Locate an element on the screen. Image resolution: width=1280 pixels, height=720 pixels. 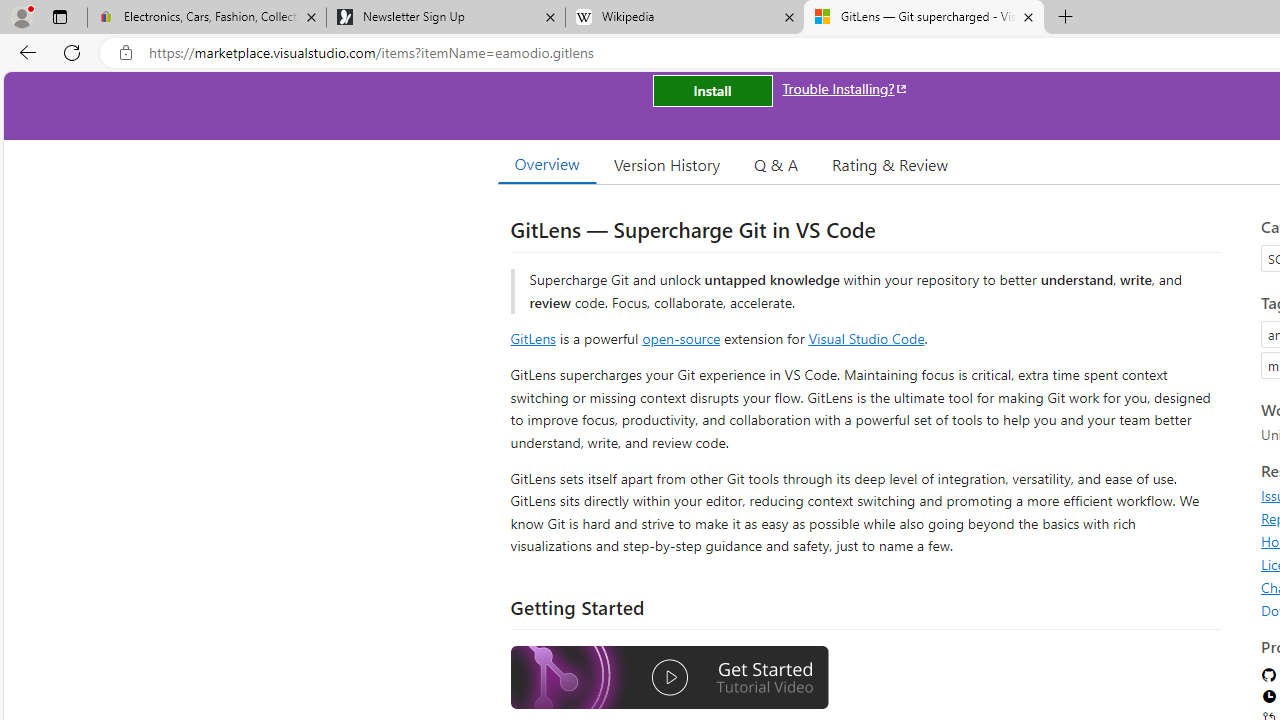
'Watch the GitLens Getting Started video' is located at coordinates (669, 677).